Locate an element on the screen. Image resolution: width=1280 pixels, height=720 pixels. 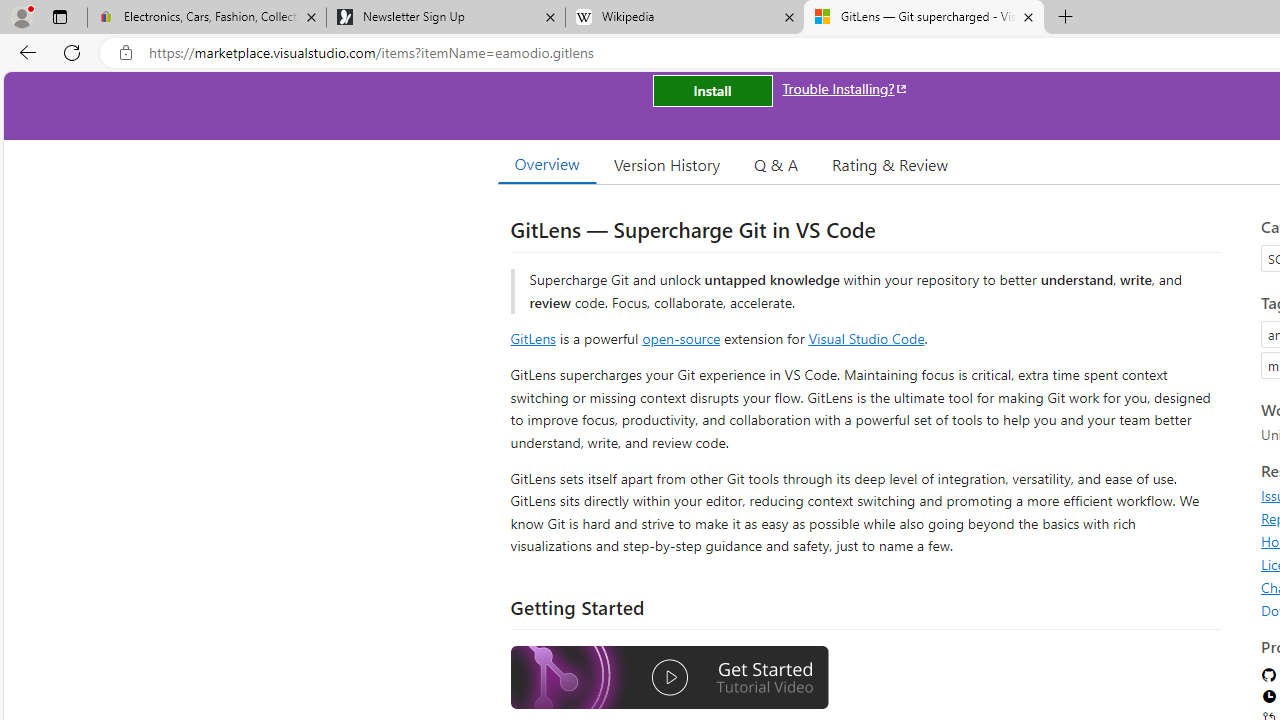
'Watch the GitLens Getting Started video' is located at coordinates (669, 677).